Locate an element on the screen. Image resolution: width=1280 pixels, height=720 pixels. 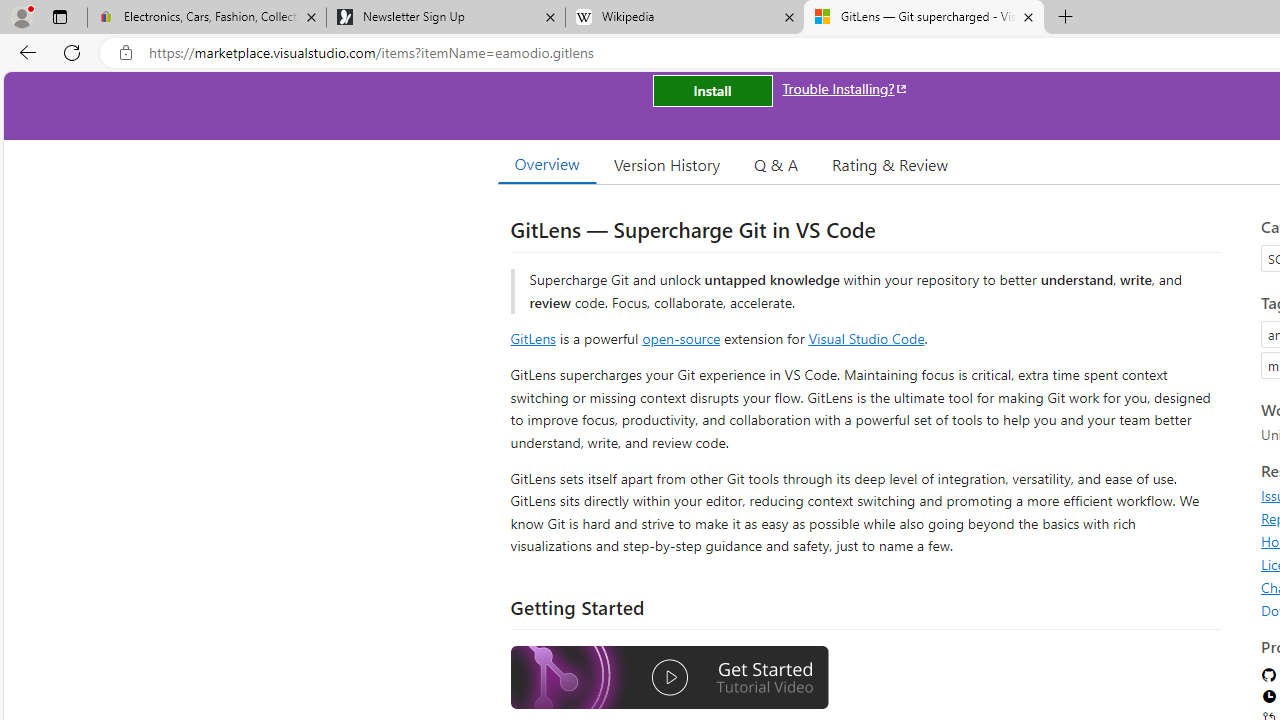
'Watch the GitLens Getting Started video' is located at coordinates (669, 677).